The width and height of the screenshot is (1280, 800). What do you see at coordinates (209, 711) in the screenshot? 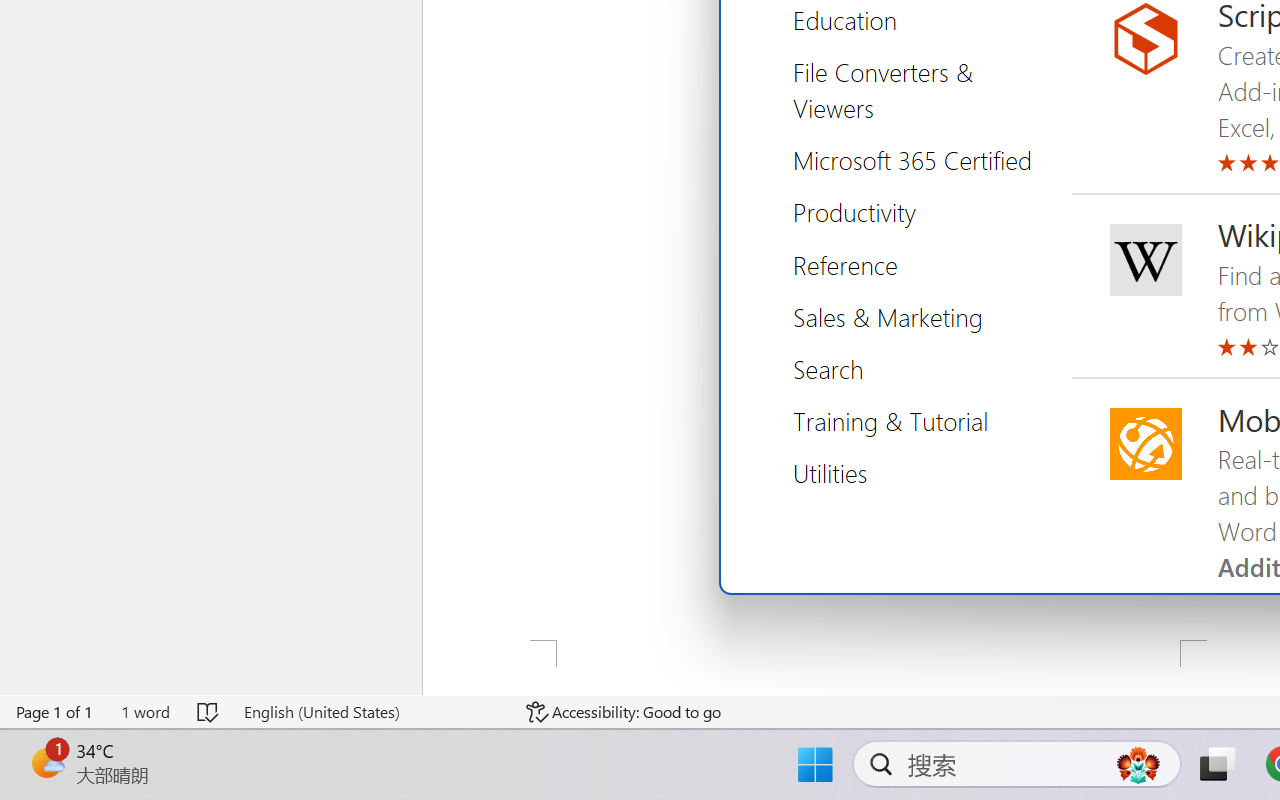
I see `'Spelling and Grammar Check No Errors'` at bounding box center [209, 711].